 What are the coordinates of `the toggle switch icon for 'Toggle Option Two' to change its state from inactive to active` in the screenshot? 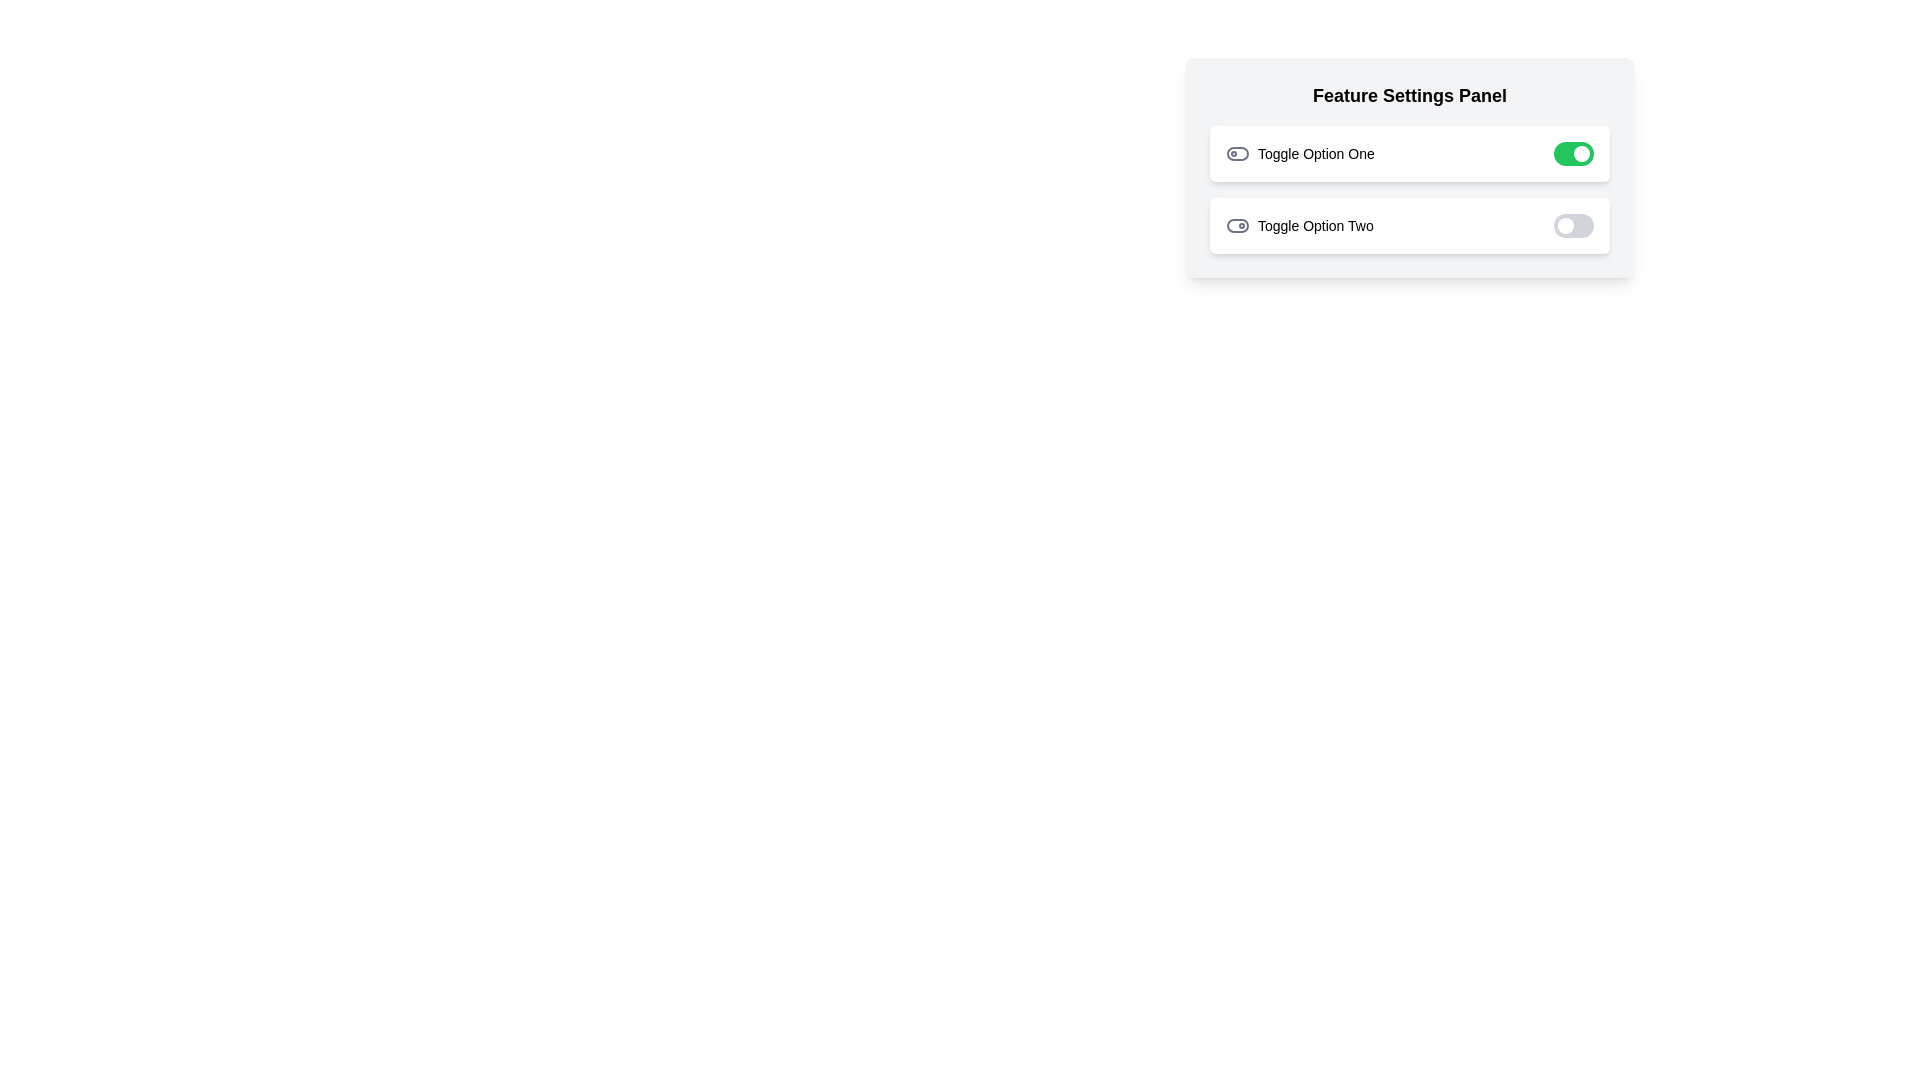 It's located at (1237, 225).